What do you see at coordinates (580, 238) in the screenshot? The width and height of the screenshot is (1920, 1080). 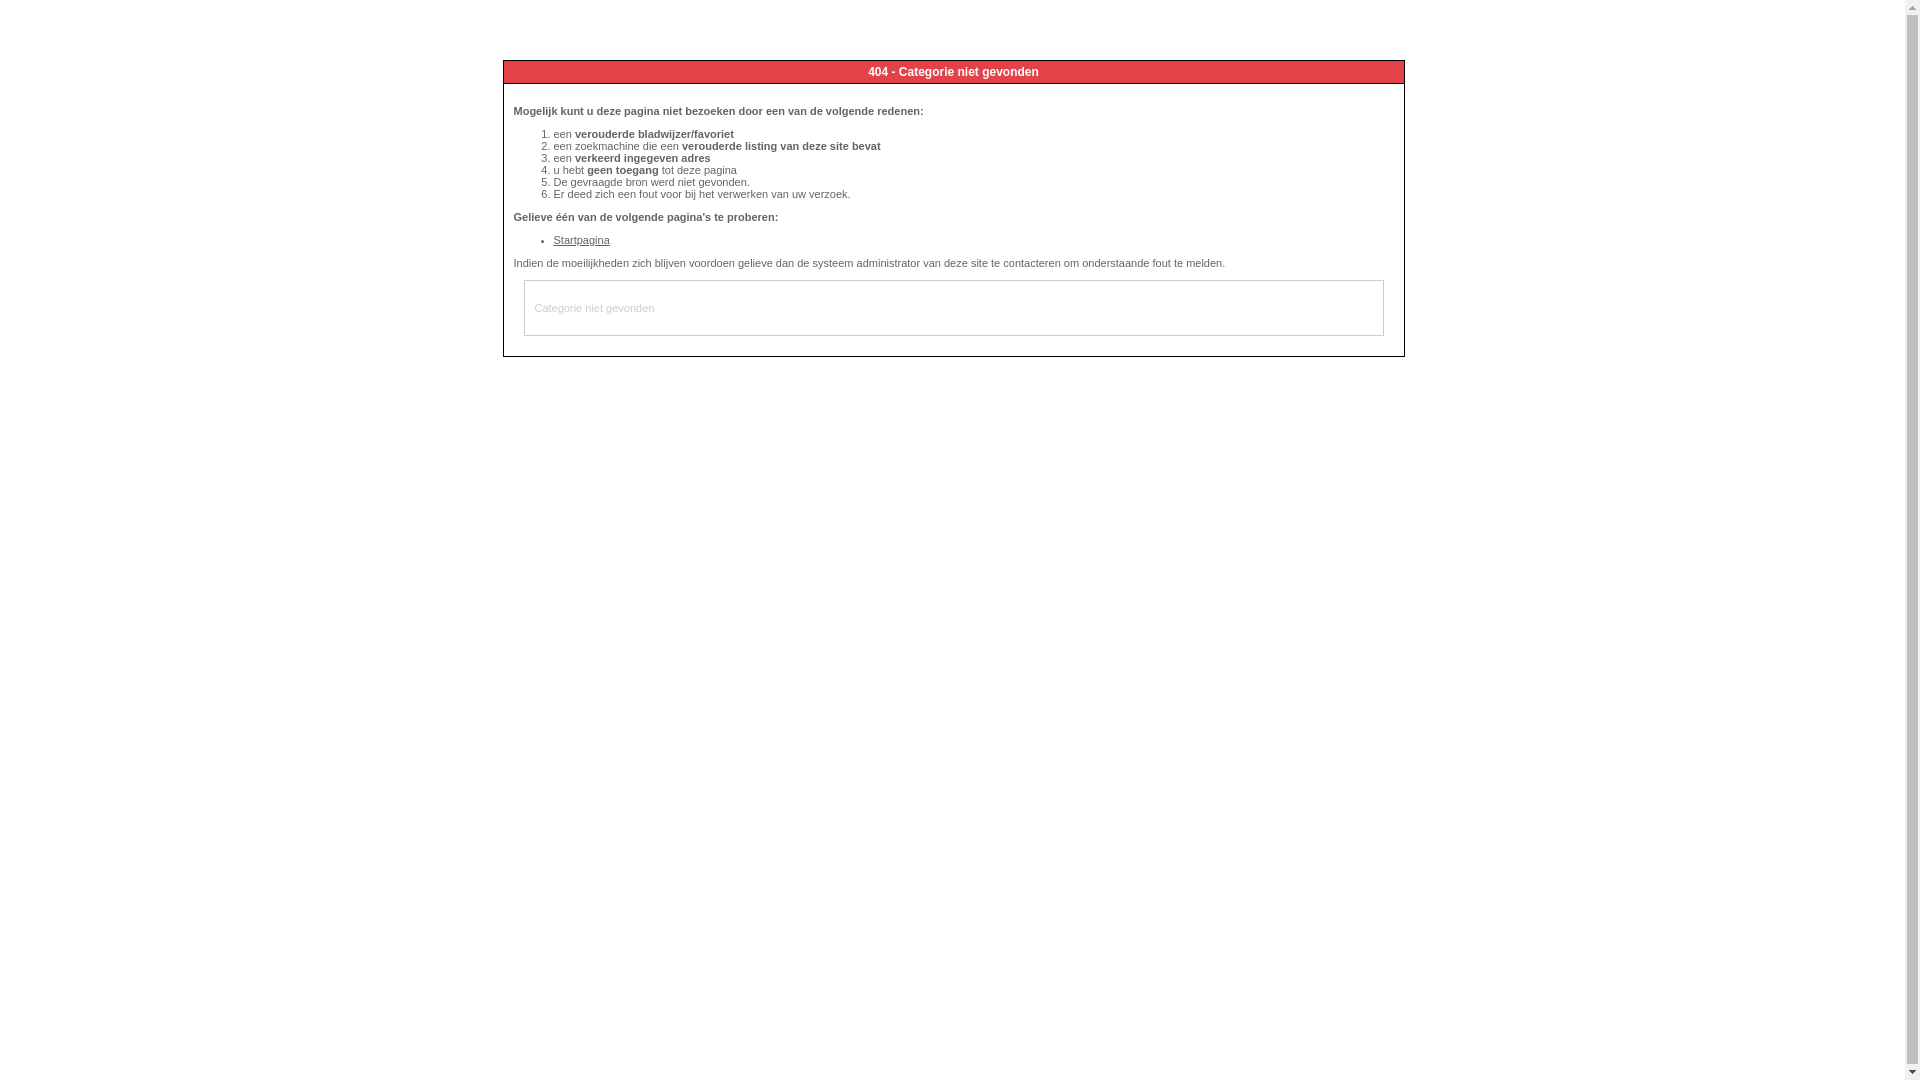 I see `'Startpagina'` at bounding box center [580, 238].